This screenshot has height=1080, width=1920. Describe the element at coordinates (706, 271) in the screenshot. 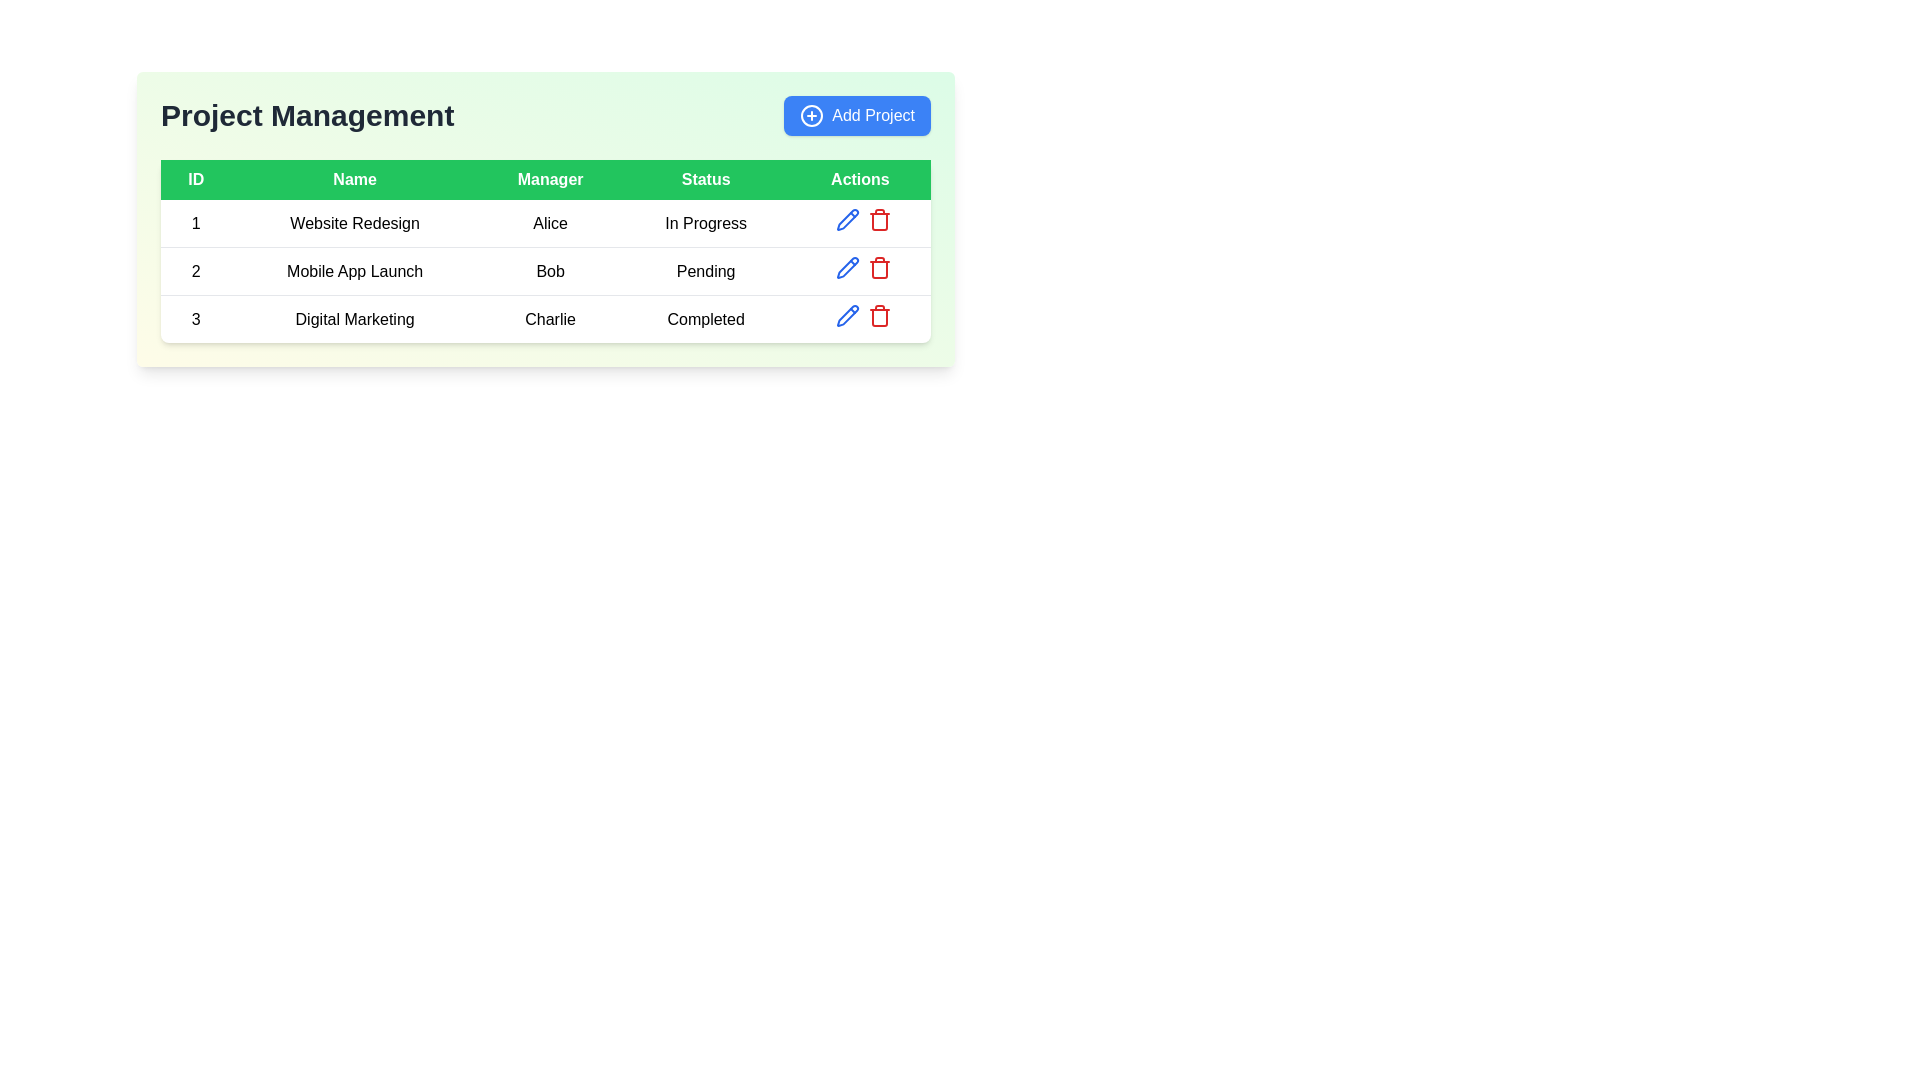

I see `the Text label that indicates the project status as 'Pending', located in the fourth column of the second row in the table under the 'Status' column` at that location.